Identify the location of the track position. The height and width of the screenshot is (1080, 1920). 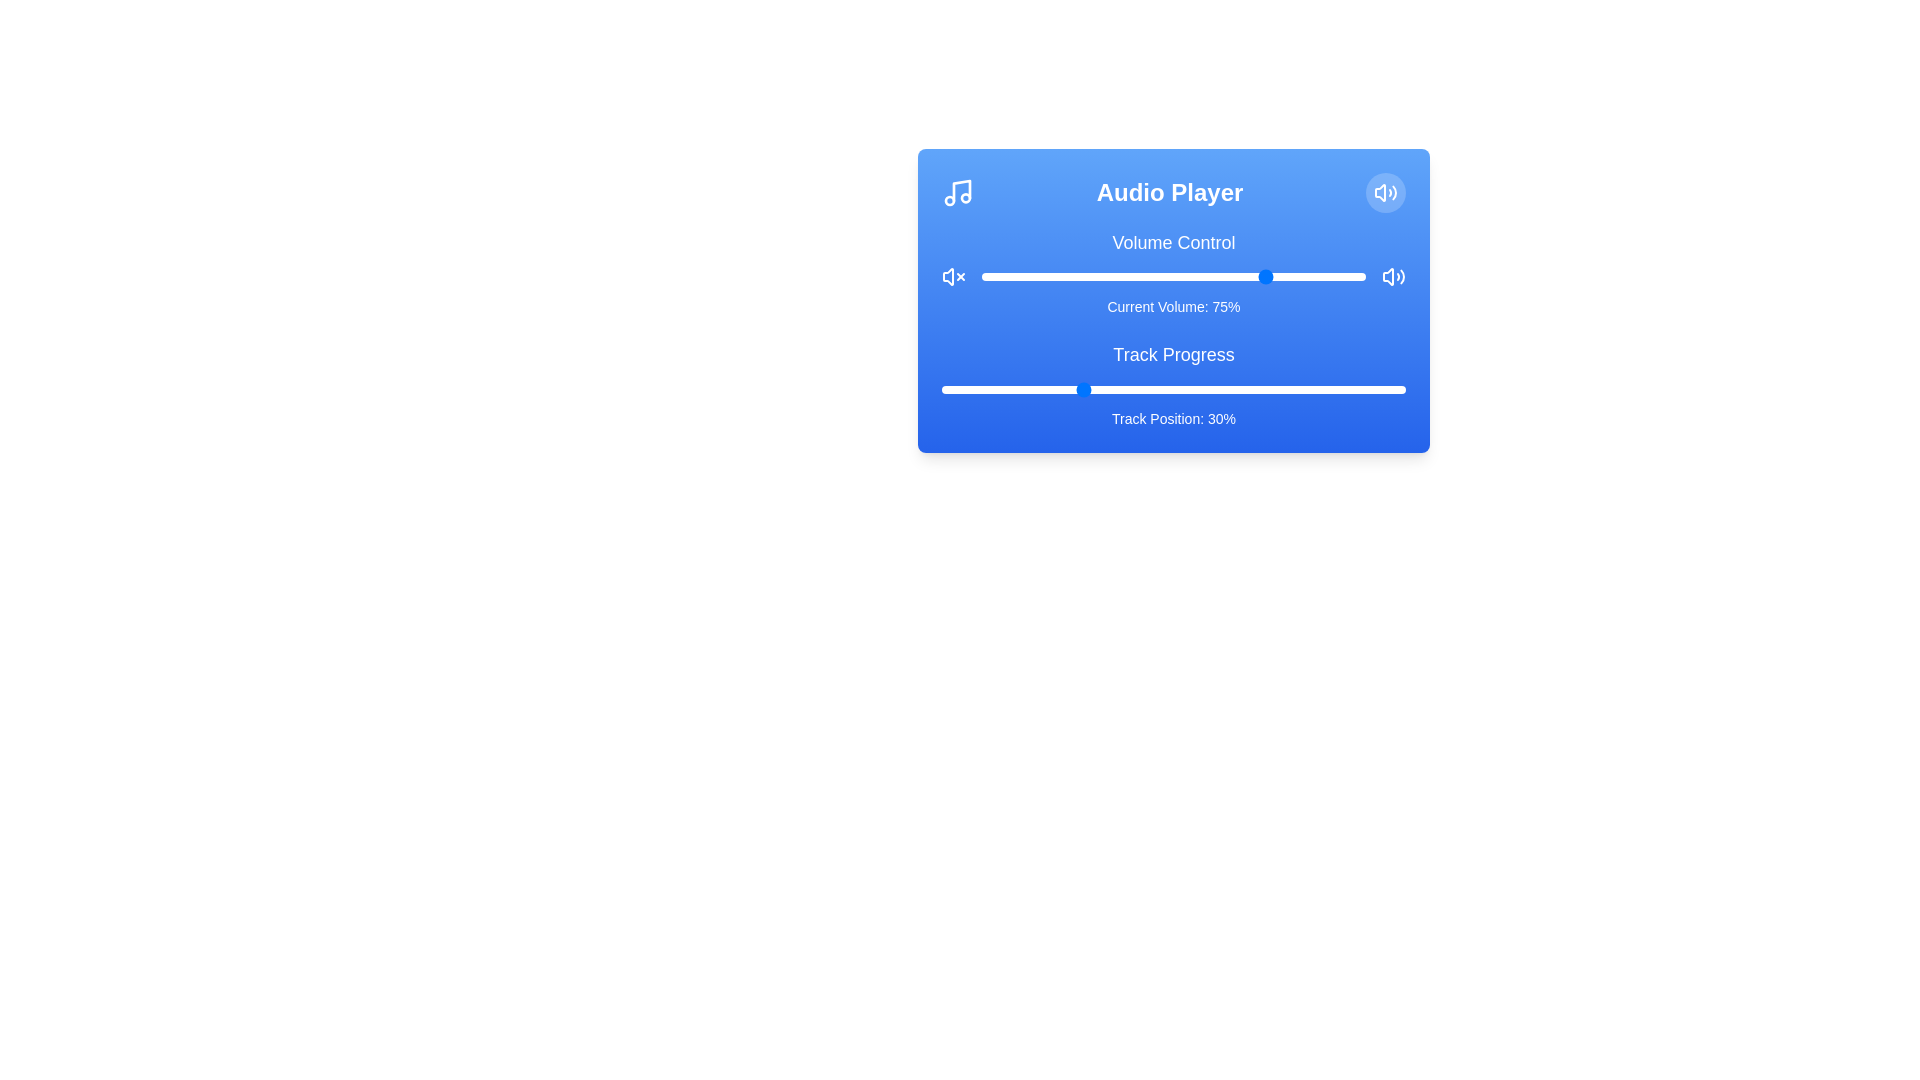
(1261, 389).